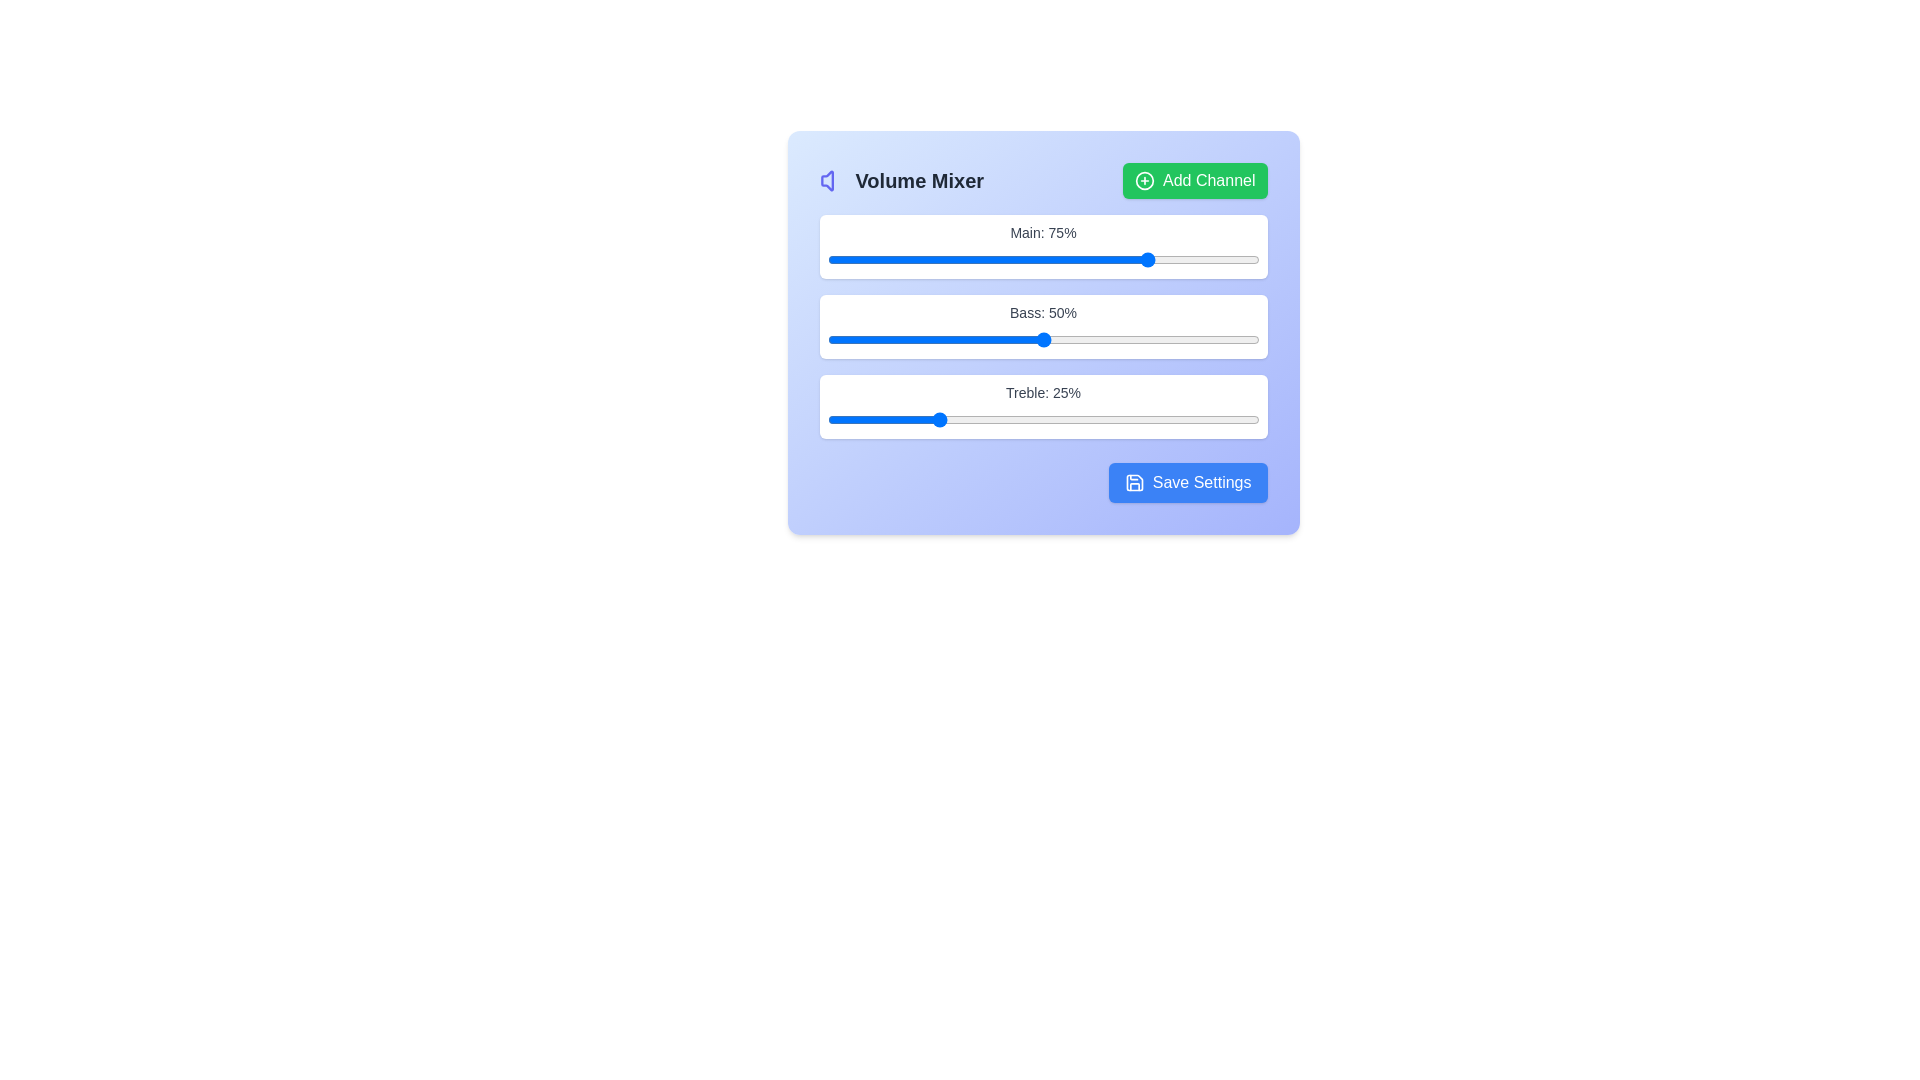 Image resolution: width=1920 pixels, height=1080 pixels. What do you see at coordinates (1042, 326) in the screenshot?
I see `the grouped set of sliders below the 'Volume Mixer' header` at bounding box center [1042, 326].